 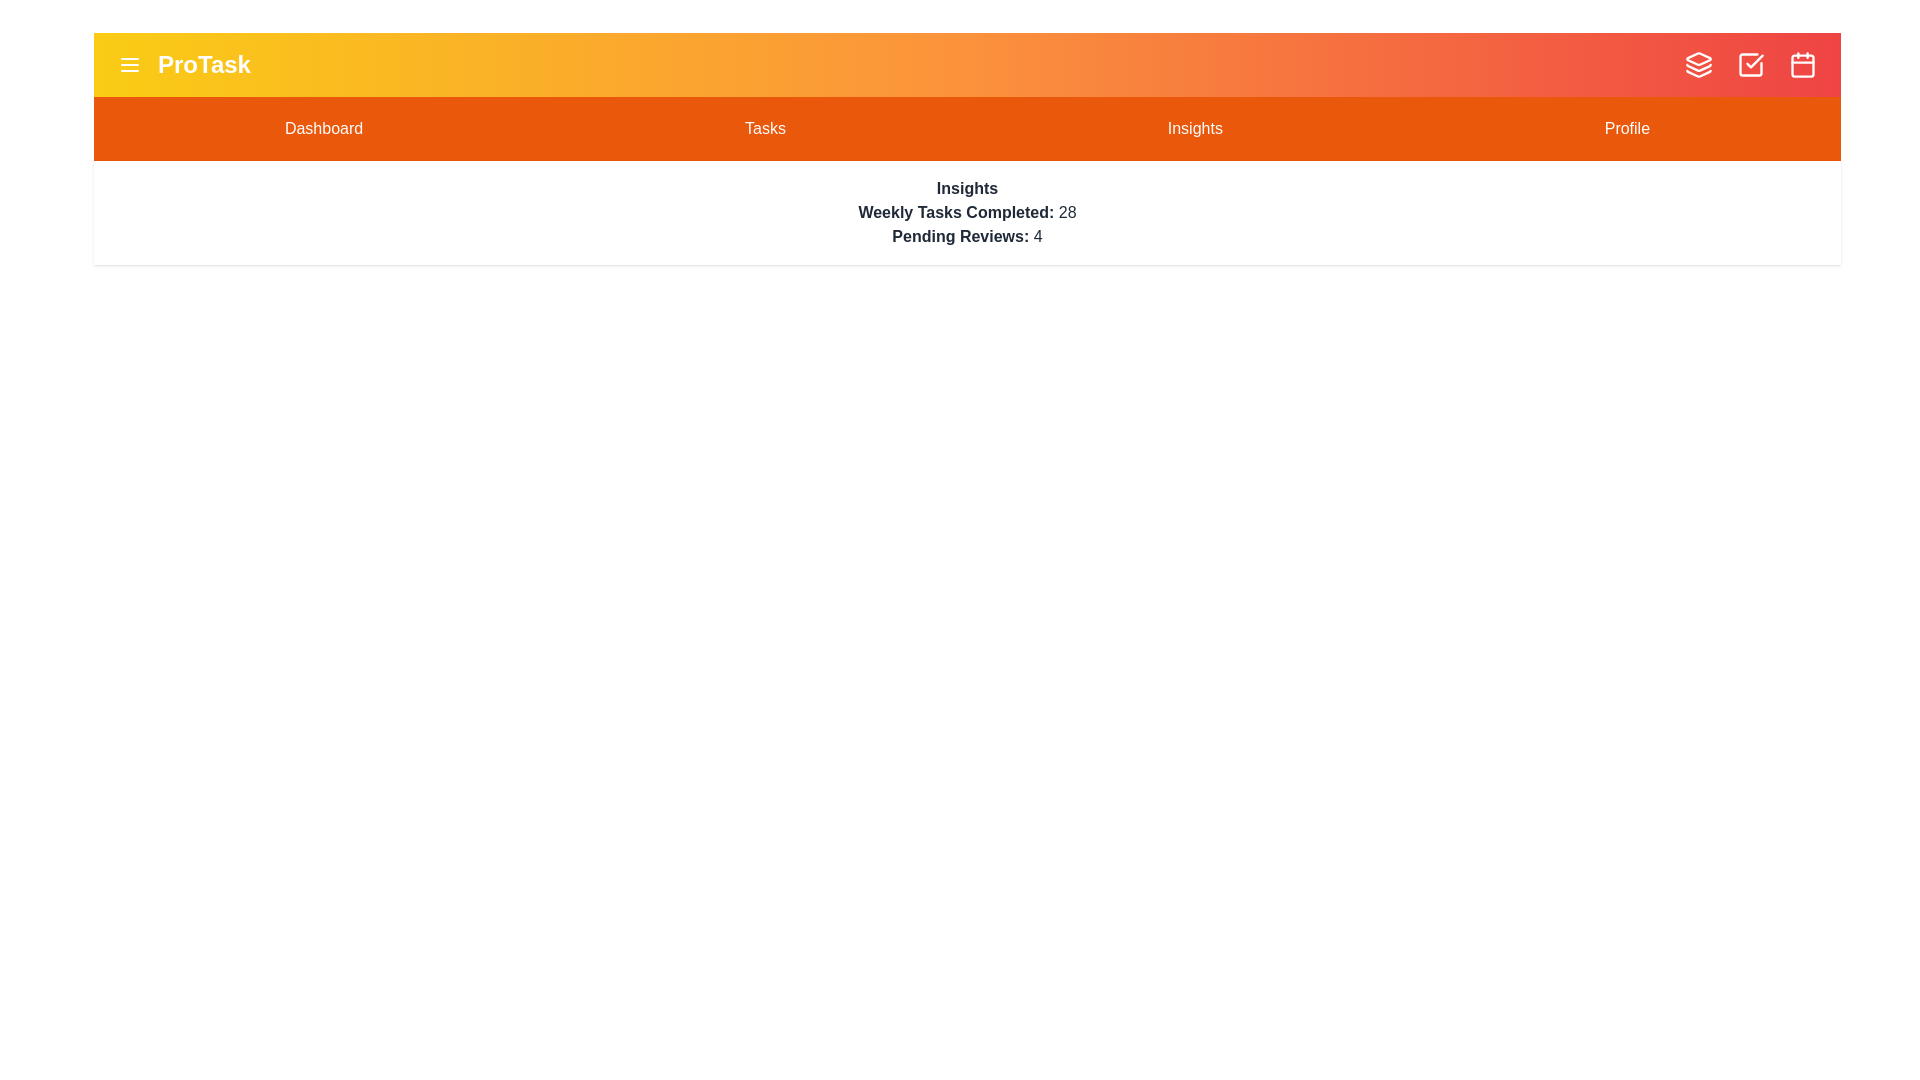 I want to click on the Layers icon in the top-right corner, so click(x=1698, y=64).